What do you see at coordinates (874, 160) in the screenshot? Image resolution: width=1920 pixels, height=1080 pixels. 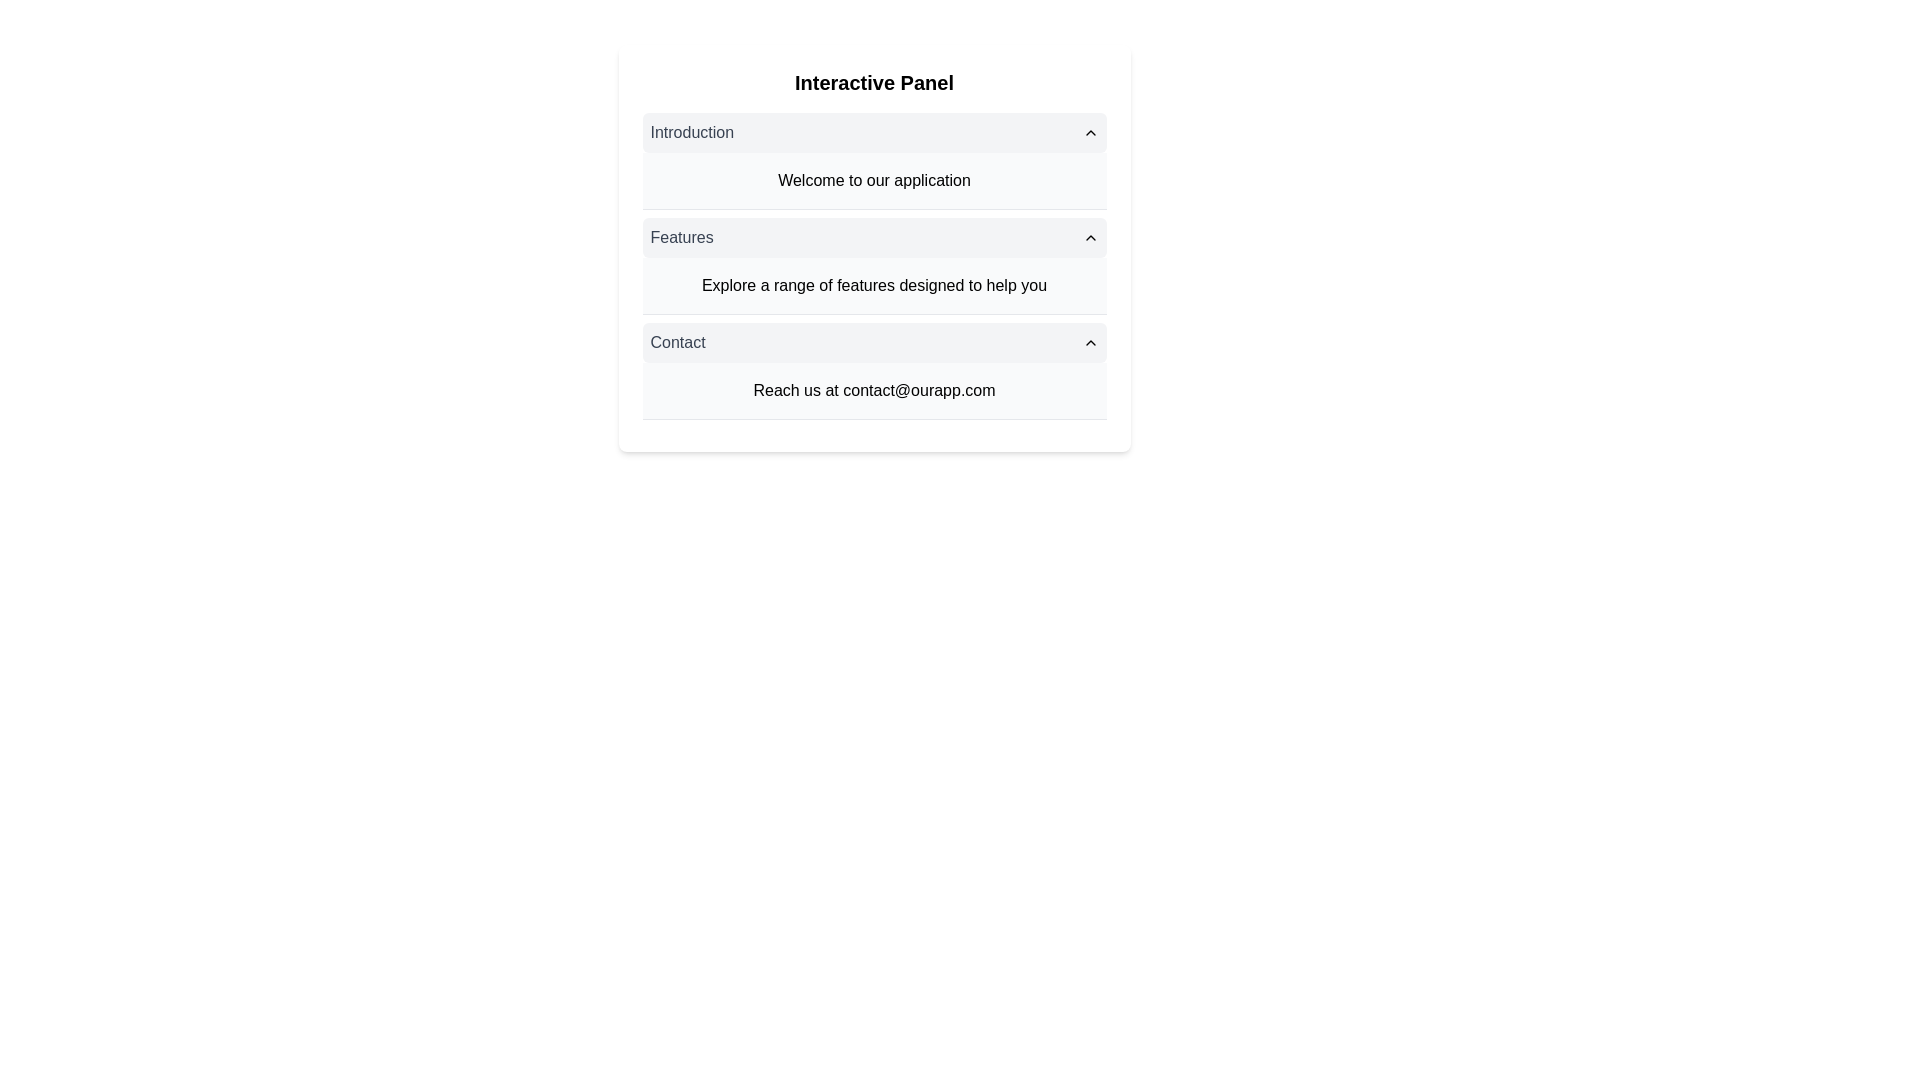 I see `description of the collapsible panel item titled 'Introduction' that states 'Welcome to our application'` at bounding box center [874, 160].